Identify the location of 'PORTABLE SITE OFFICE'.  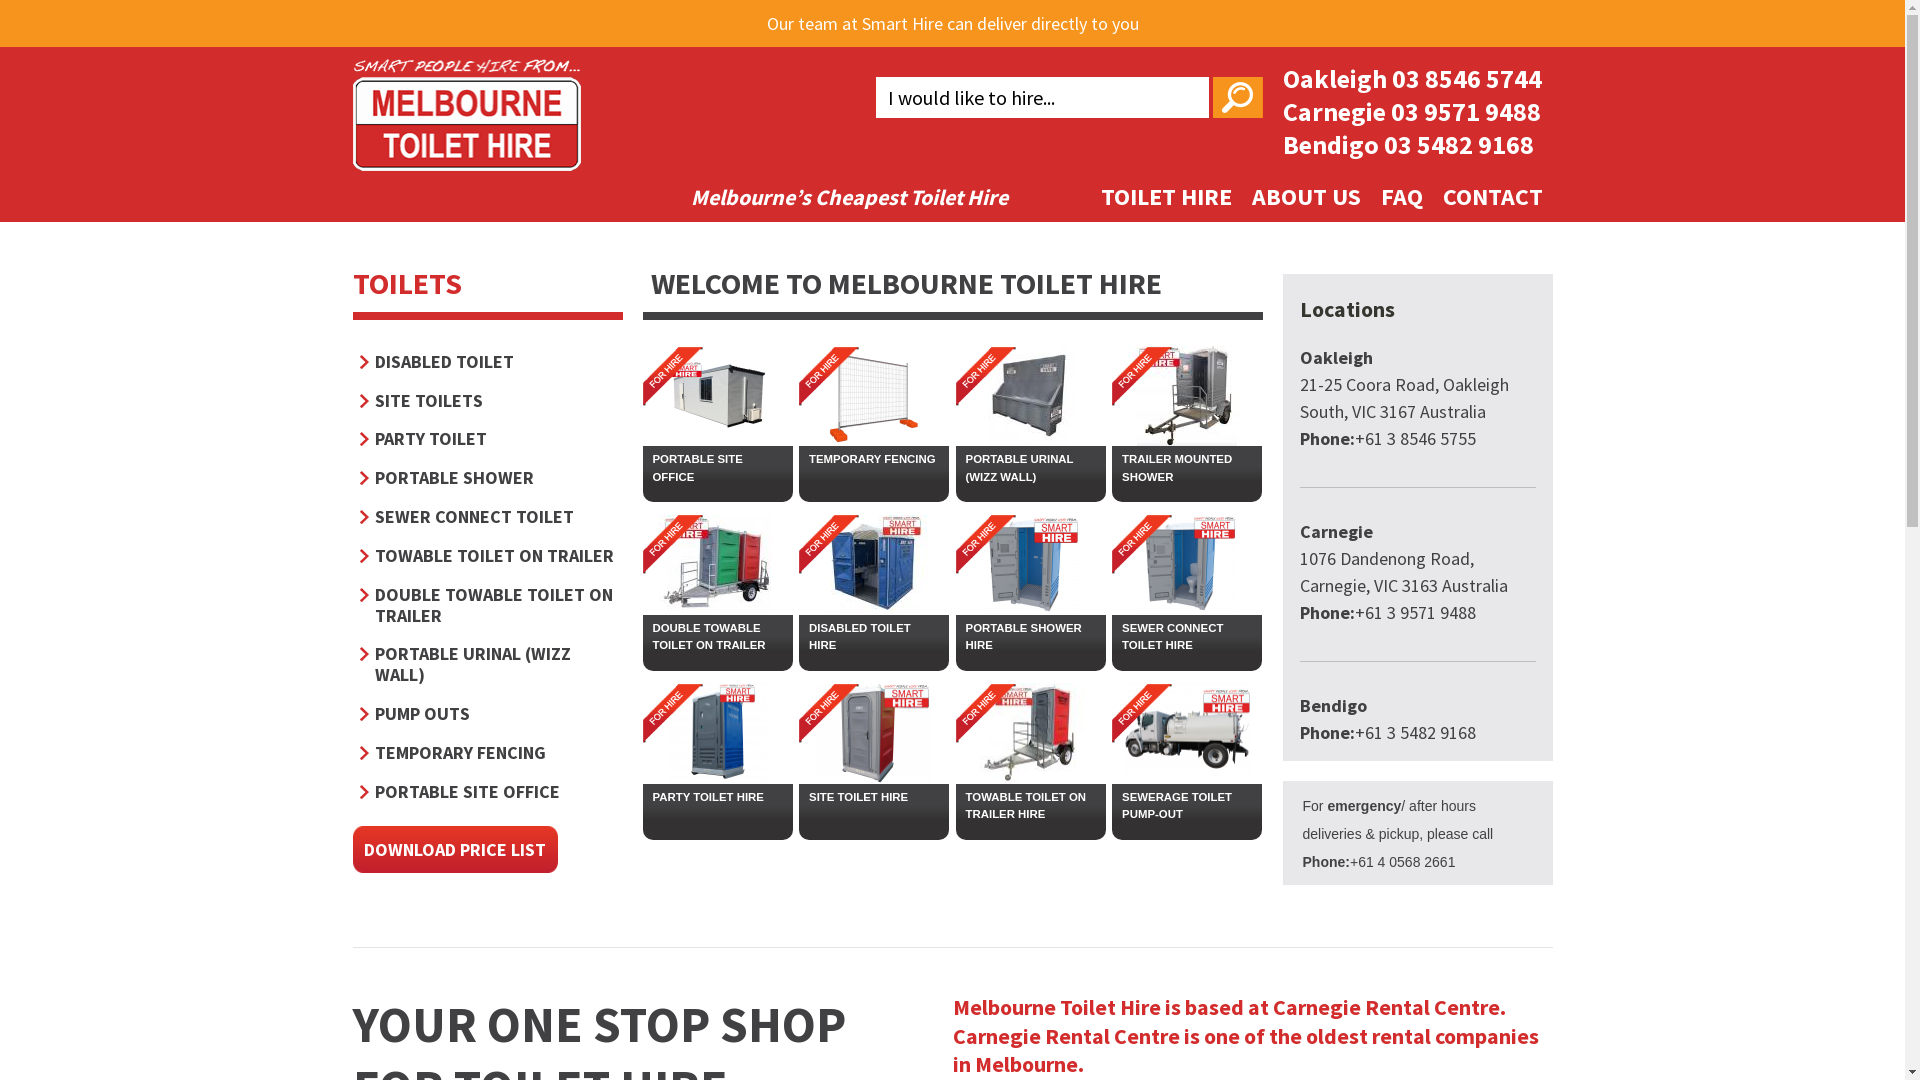
(716, 467).